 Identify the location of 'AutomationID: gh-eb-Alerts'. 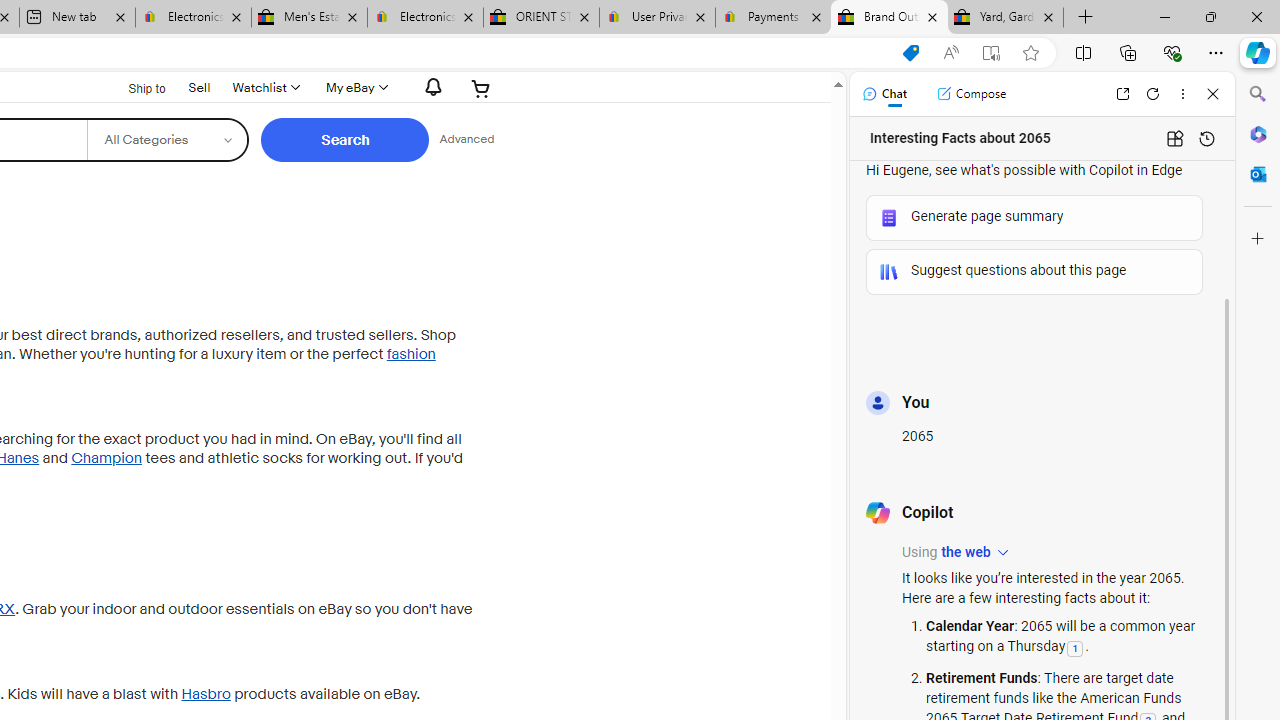
(429, 86).